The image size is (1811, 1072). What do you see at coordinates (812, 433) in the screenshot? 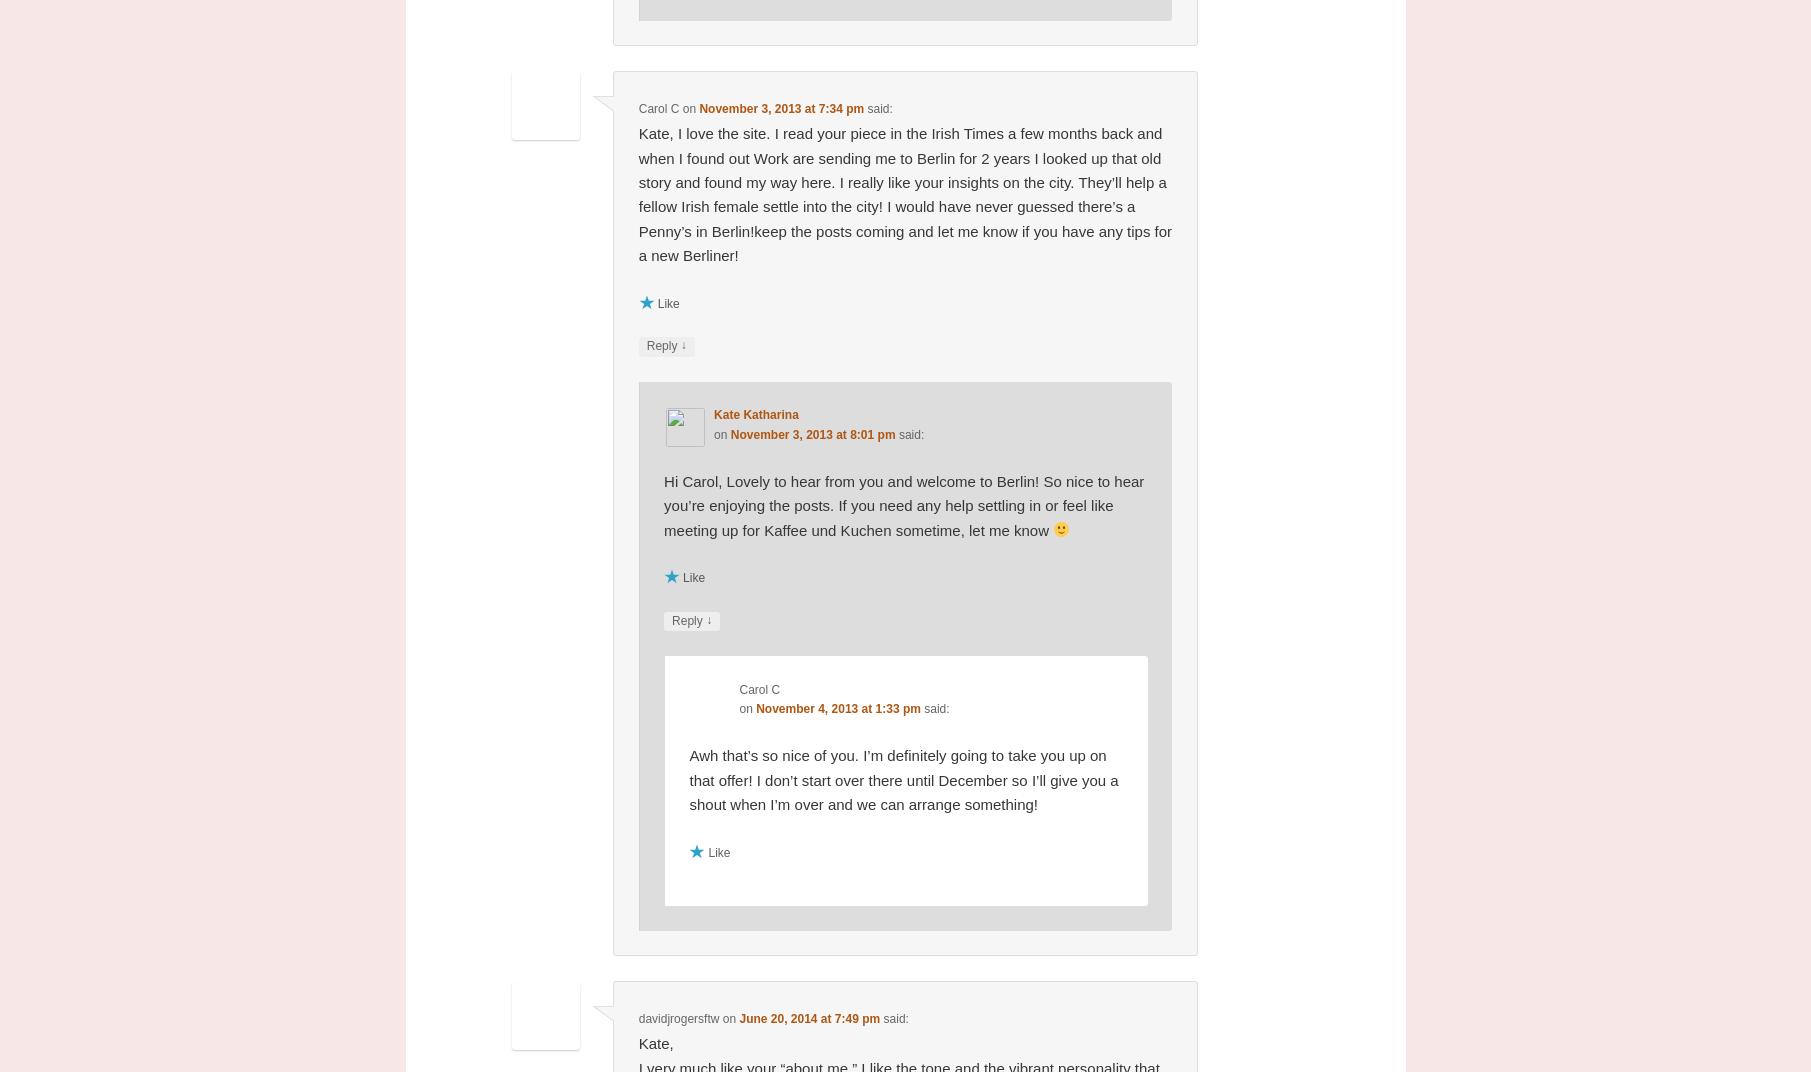
I see `'November 3, 2013 at 8:01 pm'` at bounding box center [812, 433].